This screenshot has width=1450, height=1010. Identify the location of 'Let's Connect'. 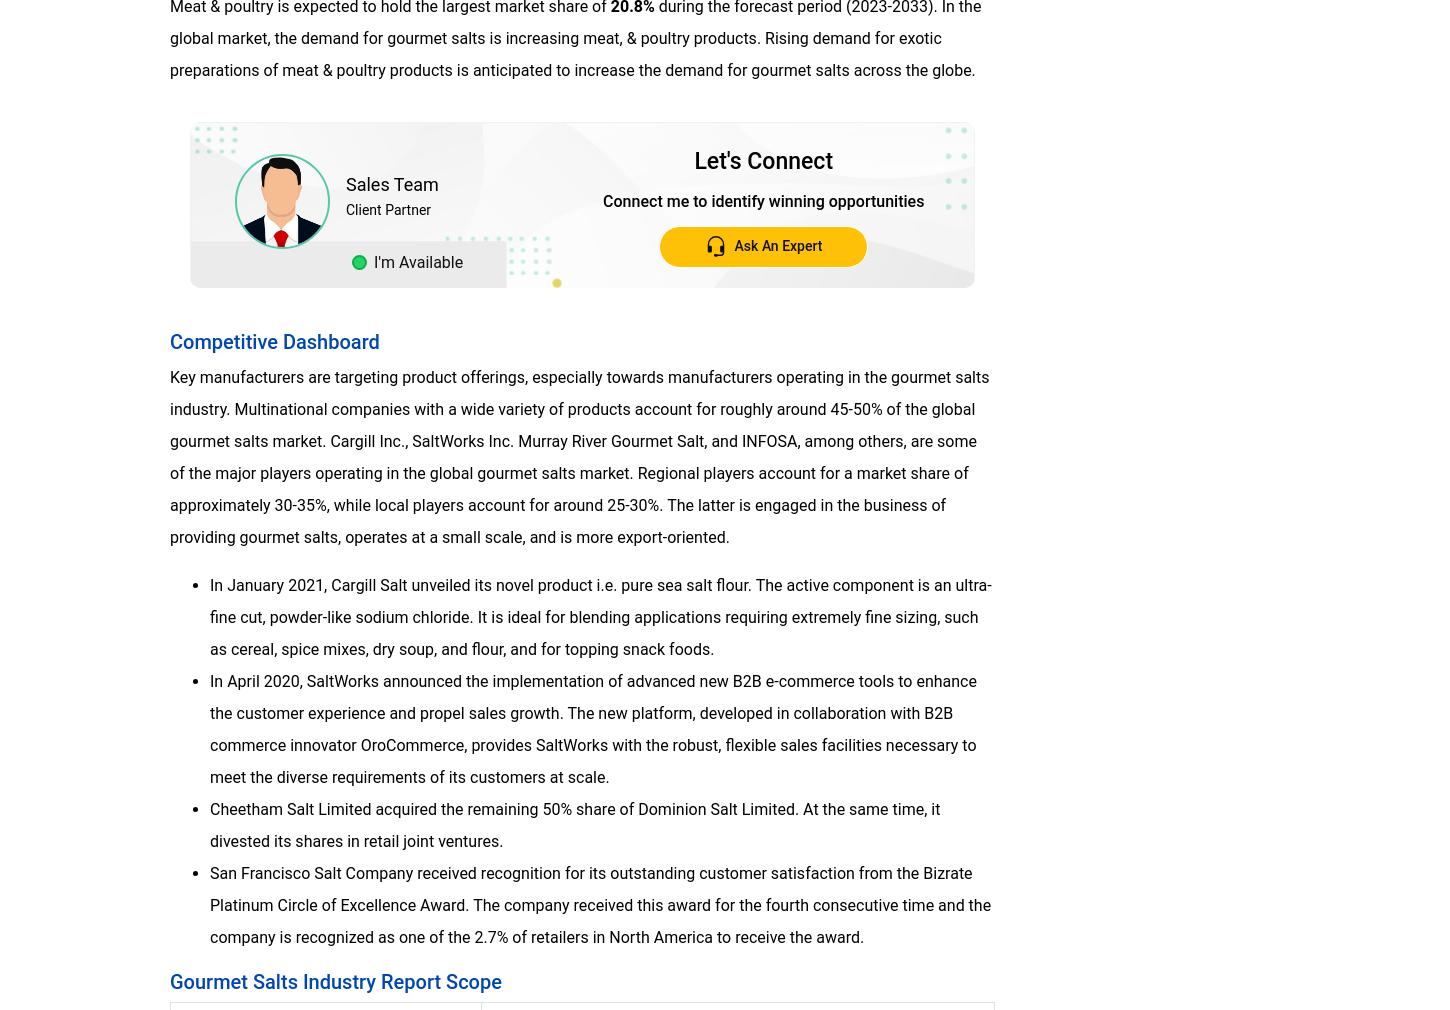
(763, 159).